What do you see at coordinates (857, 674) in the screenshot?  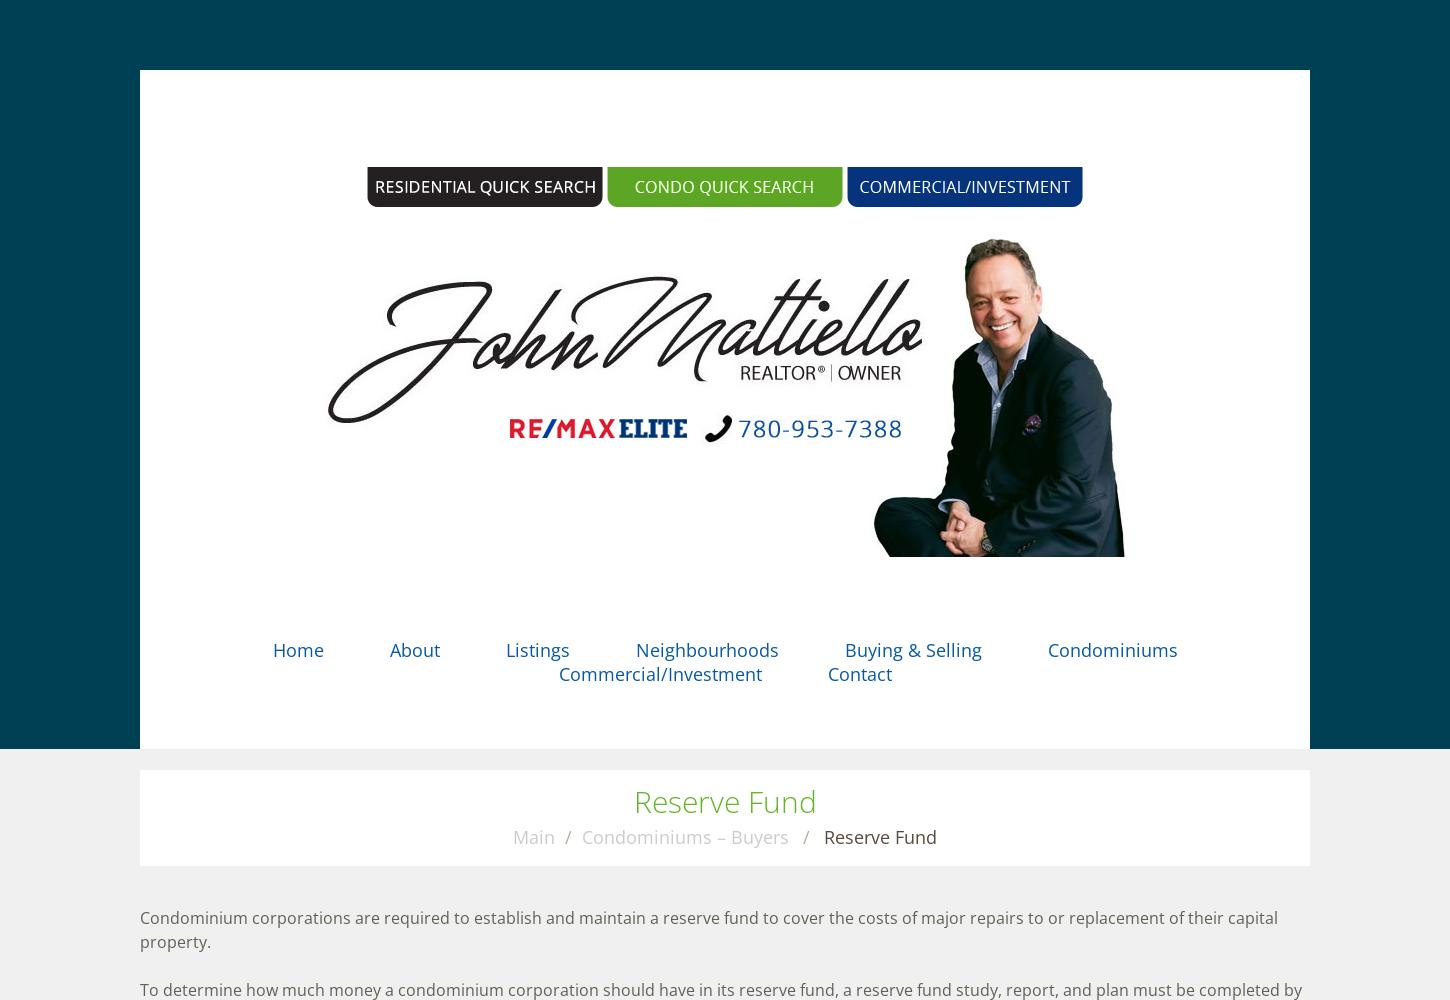 I see `'Contact'` at bounding box center [857, 674].